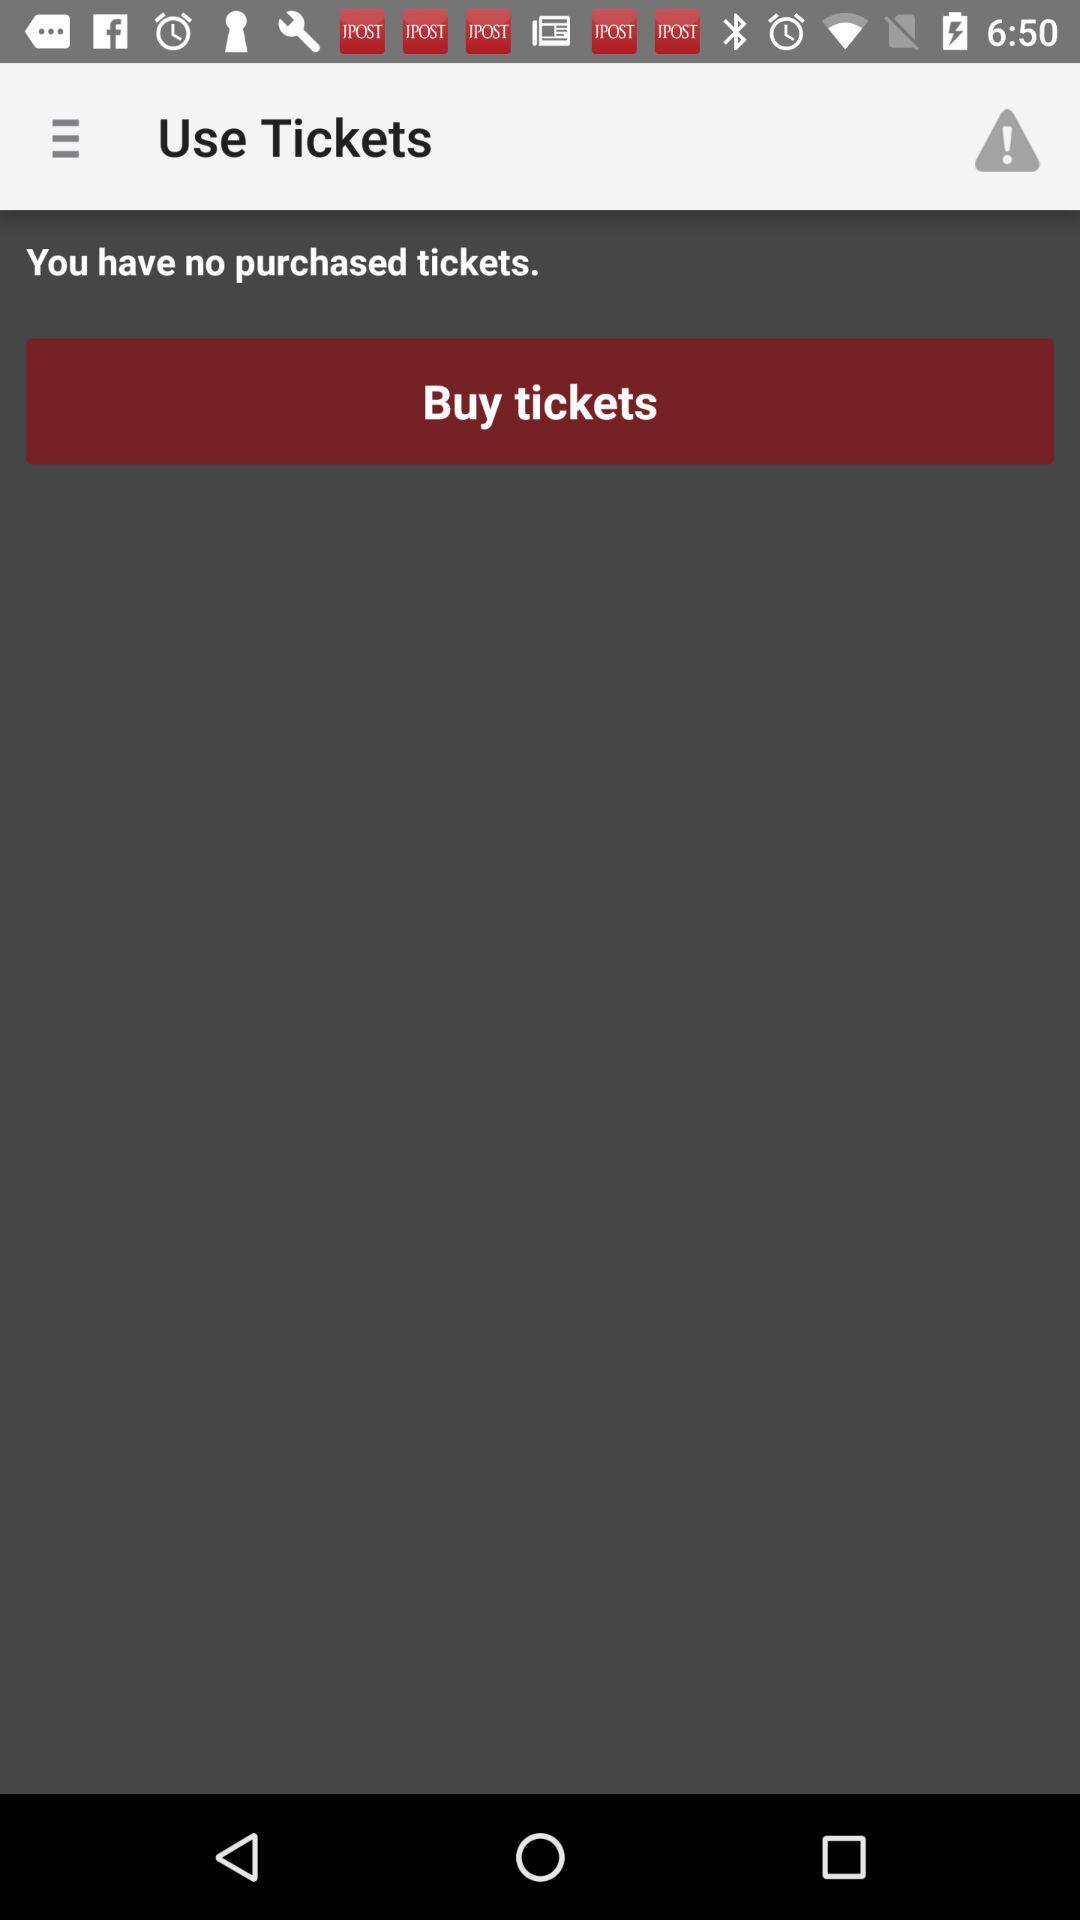 The height and width of the screenshot is (1920, 1080). Describe the element at coordinates (72, 135) in the screenshot. I see `icon to the left of the use tickets icon` at that location.